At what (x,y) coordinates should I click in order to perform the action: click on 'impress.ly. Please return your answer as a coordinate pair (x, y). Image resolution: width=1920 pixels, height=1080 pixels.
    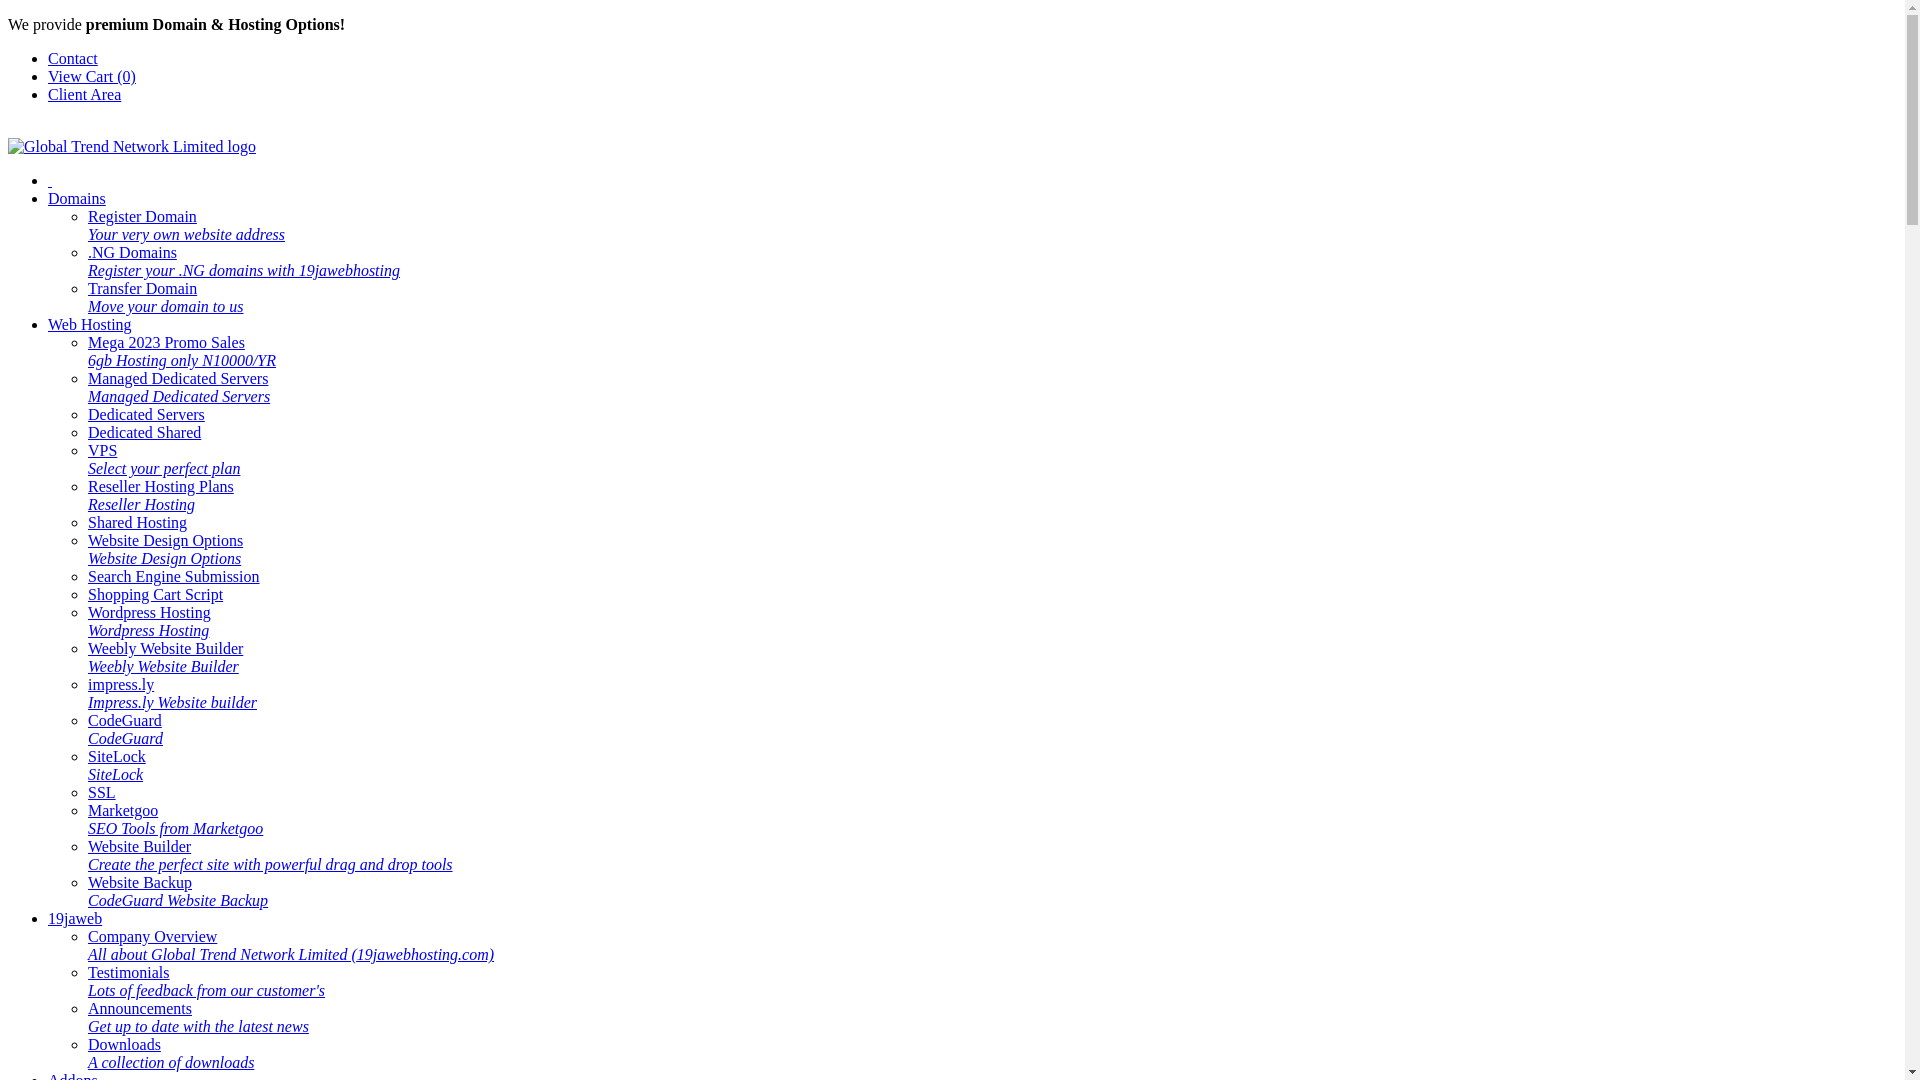
    Looking at the image, I should click on (172, 692).